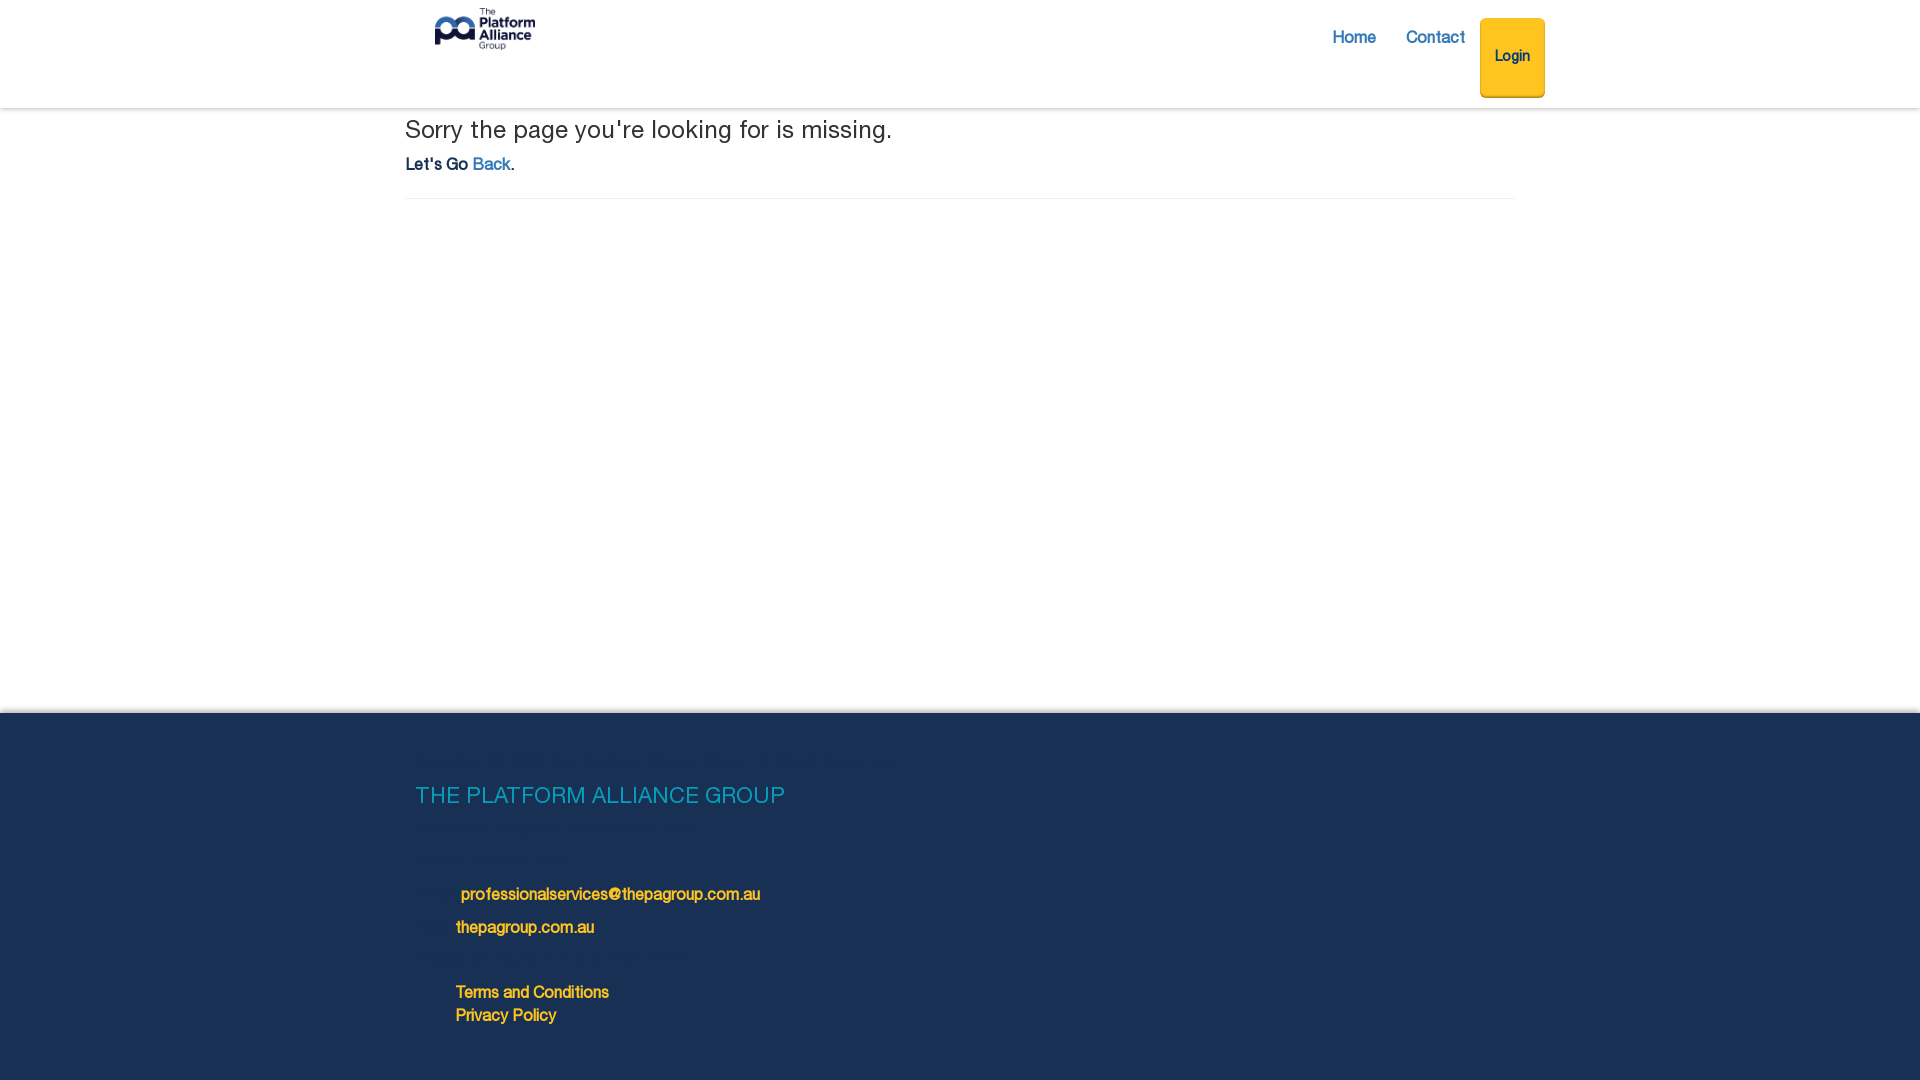 The height and width of the screenshot is (1080, 1920). Describe the element at coordinates (1434, 39) in the screenshot. I see `'Contact'` at that location.